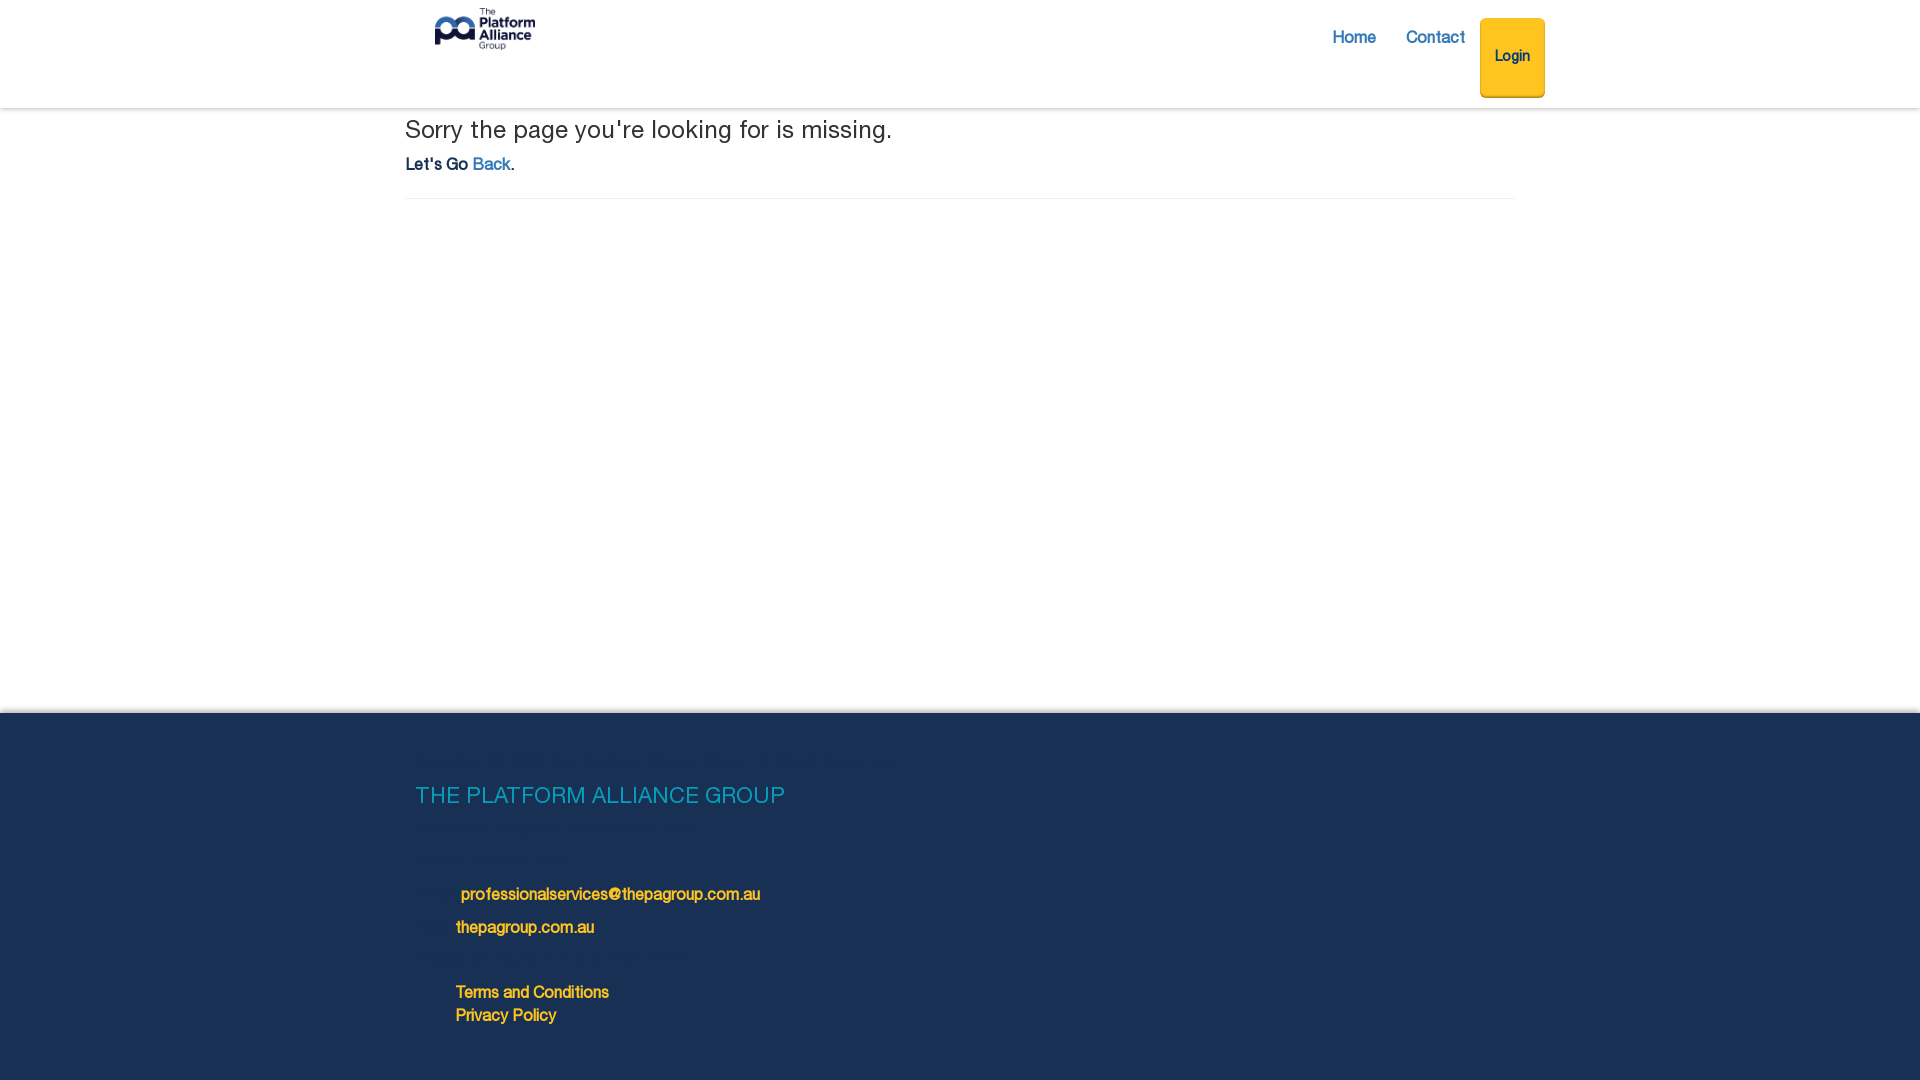 The height and width of the screenshot is (1080, 1920). Describe the element at coordinates (1434, 39) in the screenshot. I see `'Contact'` at that location.